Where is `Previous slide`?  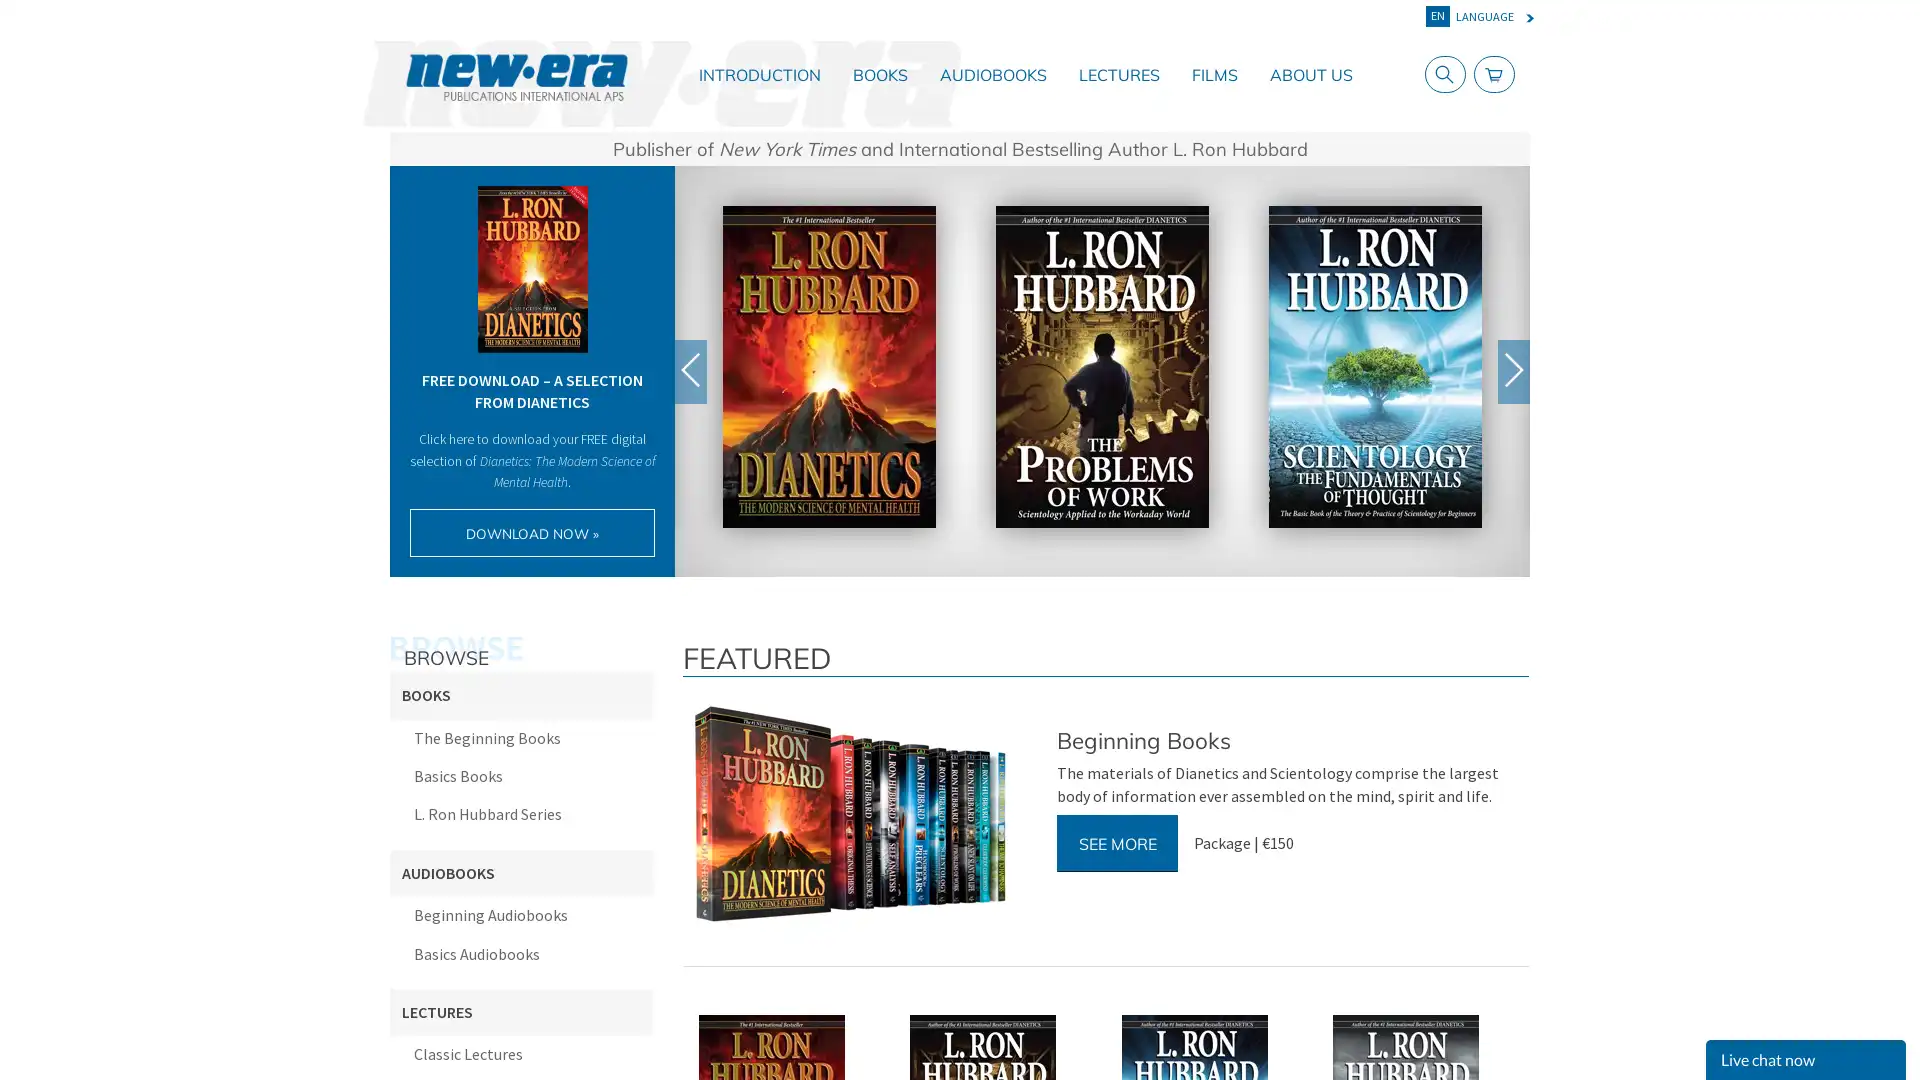 Previous slide is located at coordinates (691, 370).